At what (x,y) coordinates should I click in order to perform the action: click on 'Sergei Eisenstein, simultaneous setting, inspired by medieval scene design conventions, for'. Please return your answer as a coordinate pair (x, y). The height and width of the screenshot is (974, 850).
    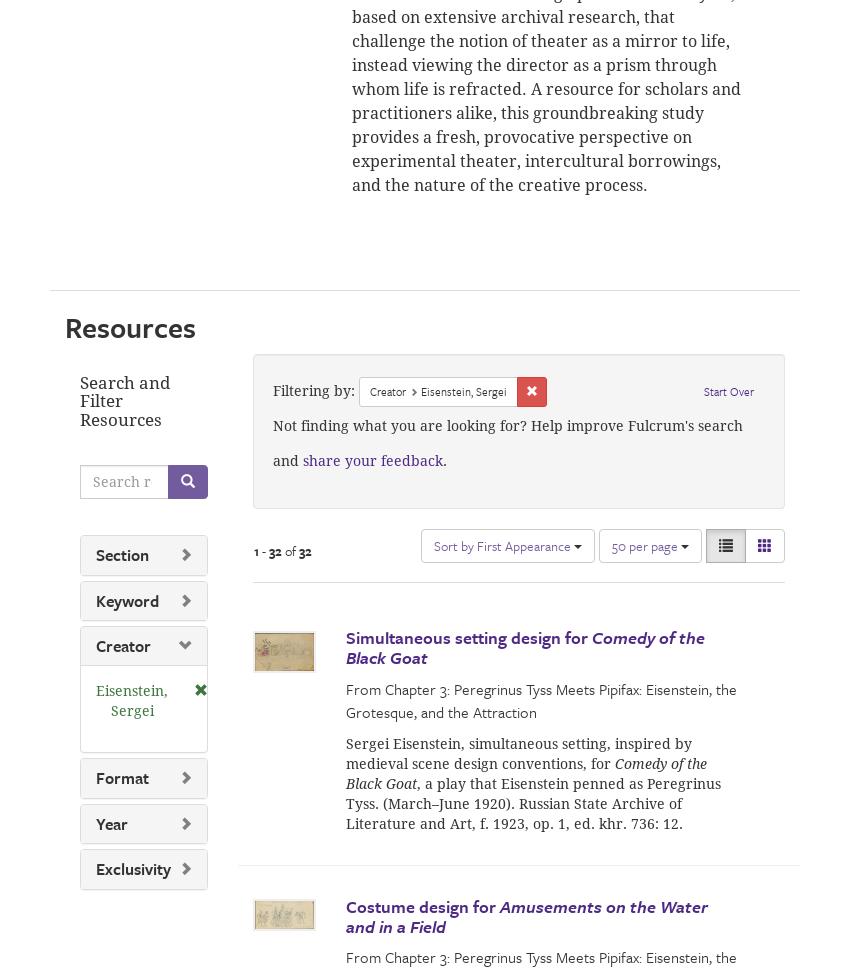
    Looking at the image, I should click on (518, 751).